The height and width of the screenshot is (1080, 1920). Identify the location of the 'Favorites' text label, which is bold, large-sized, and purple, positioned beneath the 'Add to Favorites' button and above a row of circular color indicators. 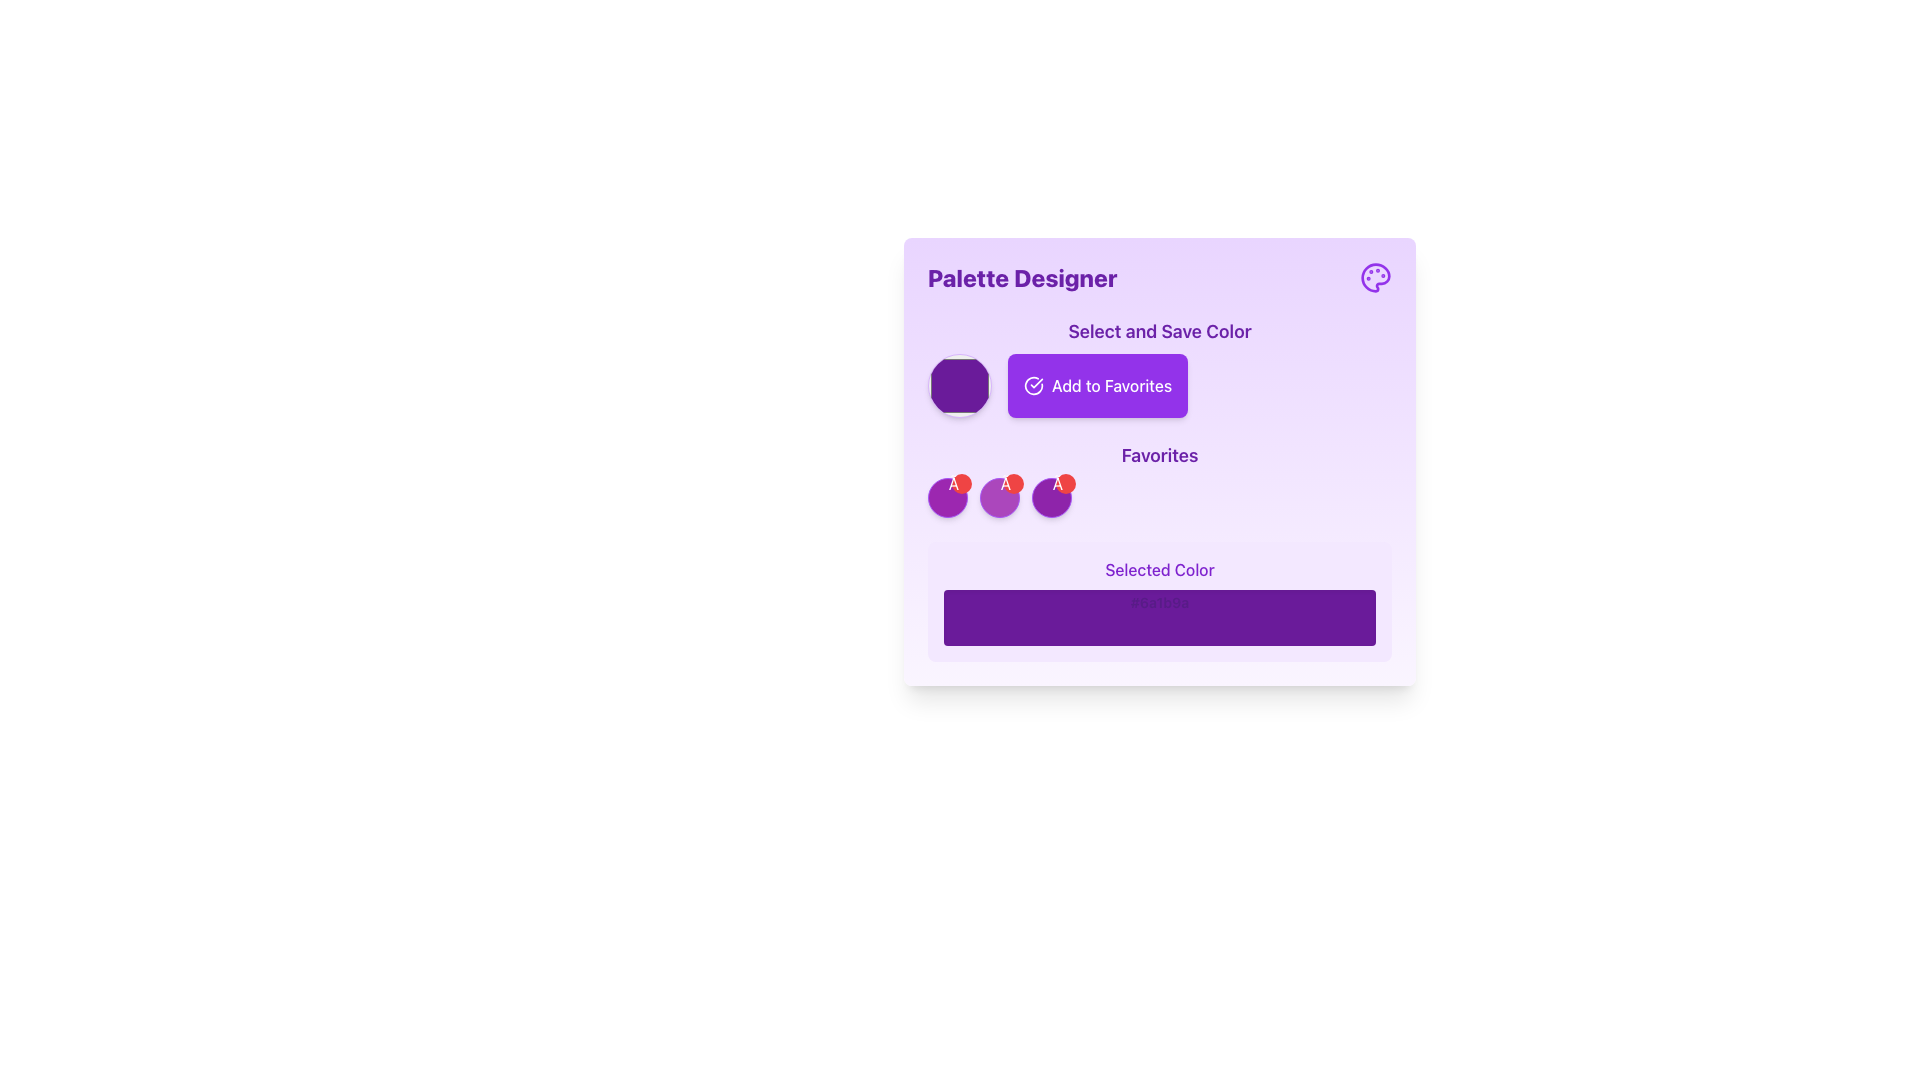
(1160, 455).